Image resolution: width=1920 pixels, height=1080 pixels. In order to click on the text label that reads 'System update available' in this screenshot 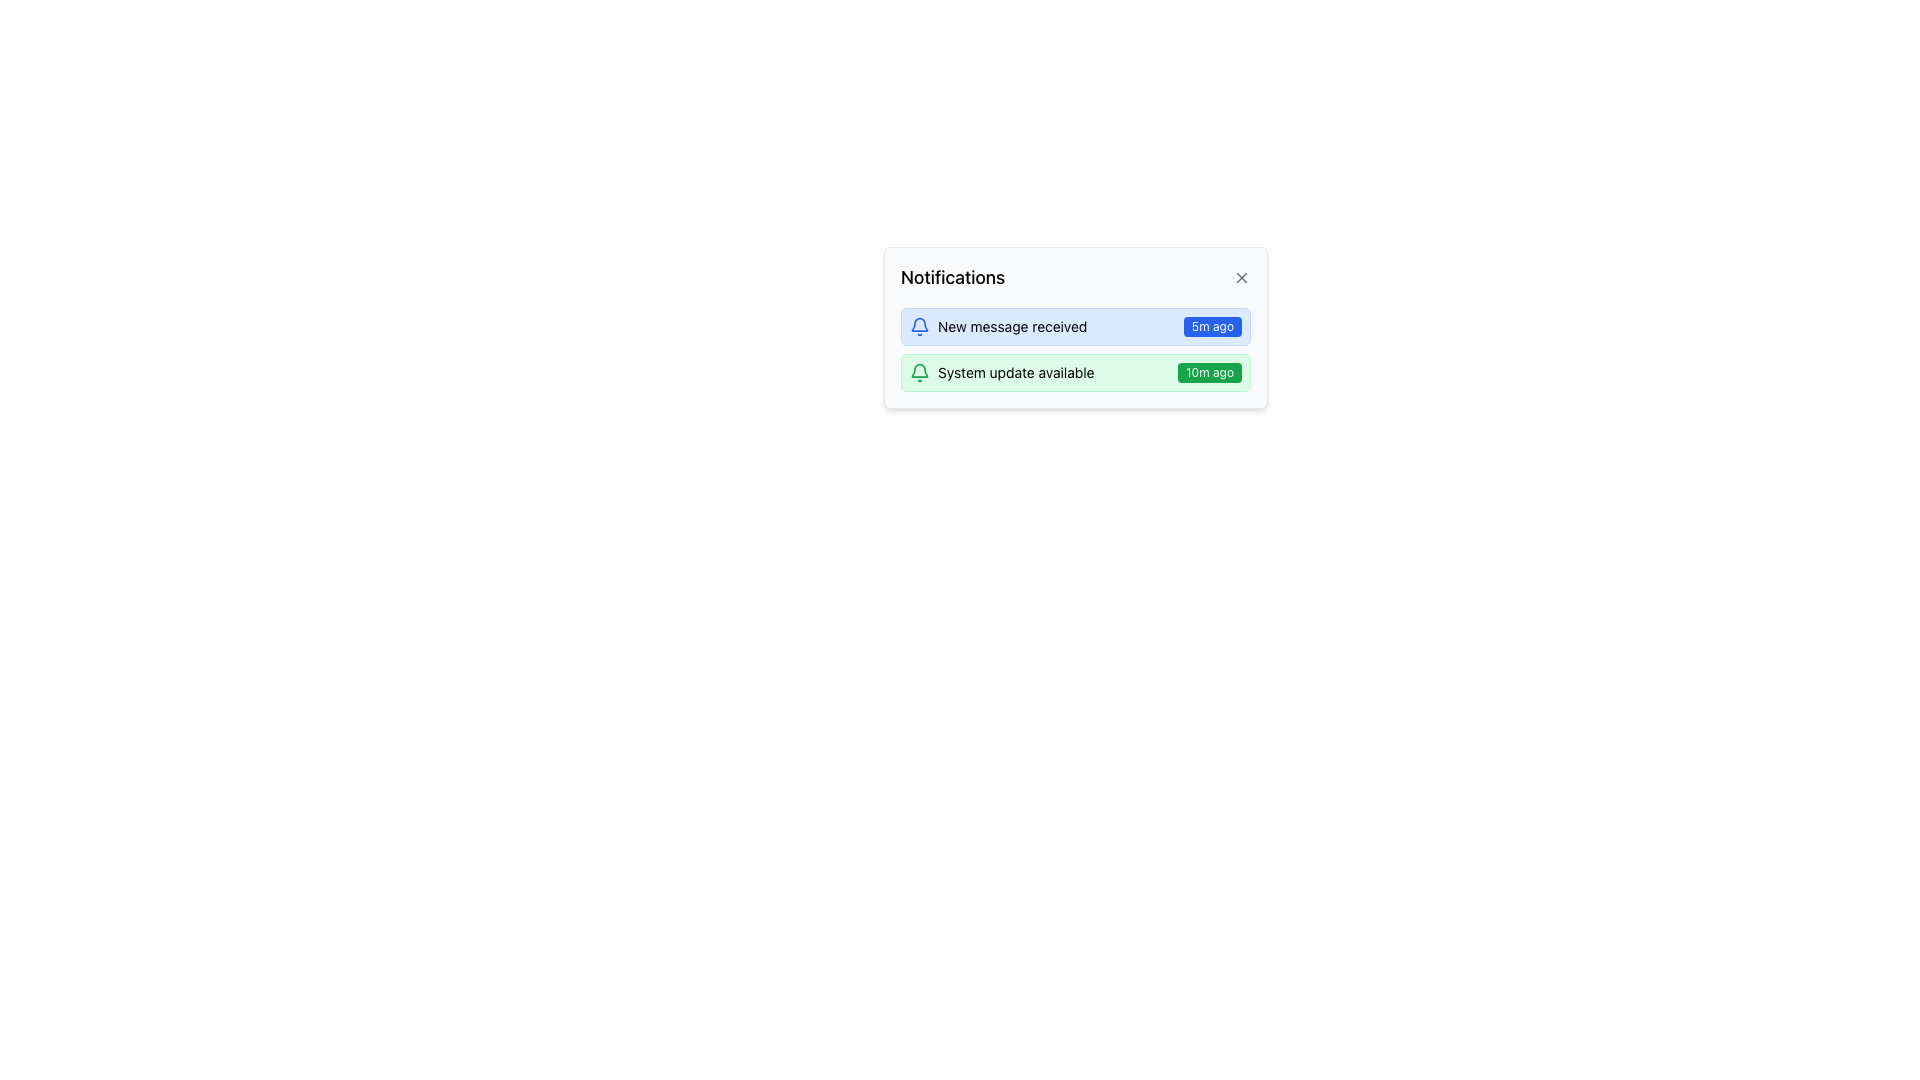, I will do `click(1016, 373)`.